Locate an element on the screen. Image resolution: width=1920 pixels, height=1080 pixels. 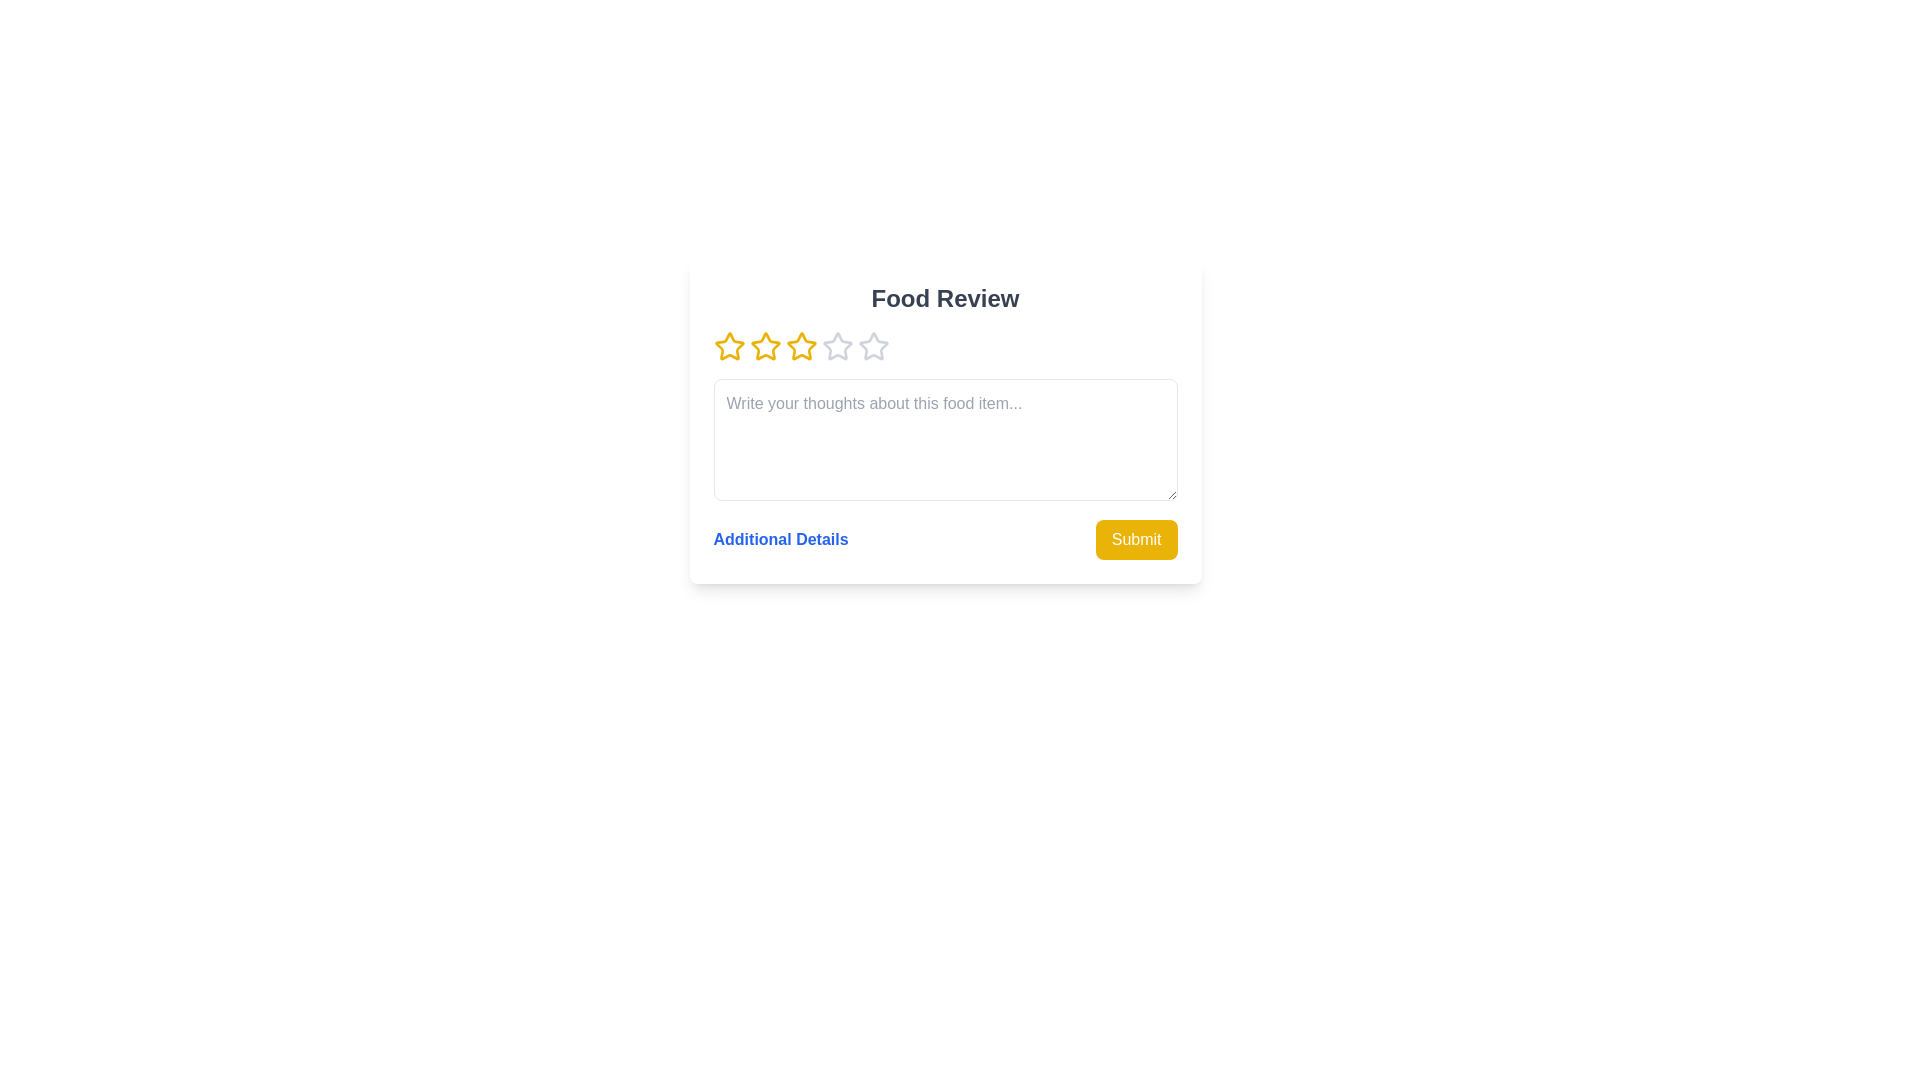
the rating to 4 stars by clicking on the corresponding star button is located at coordinates (837, 346).